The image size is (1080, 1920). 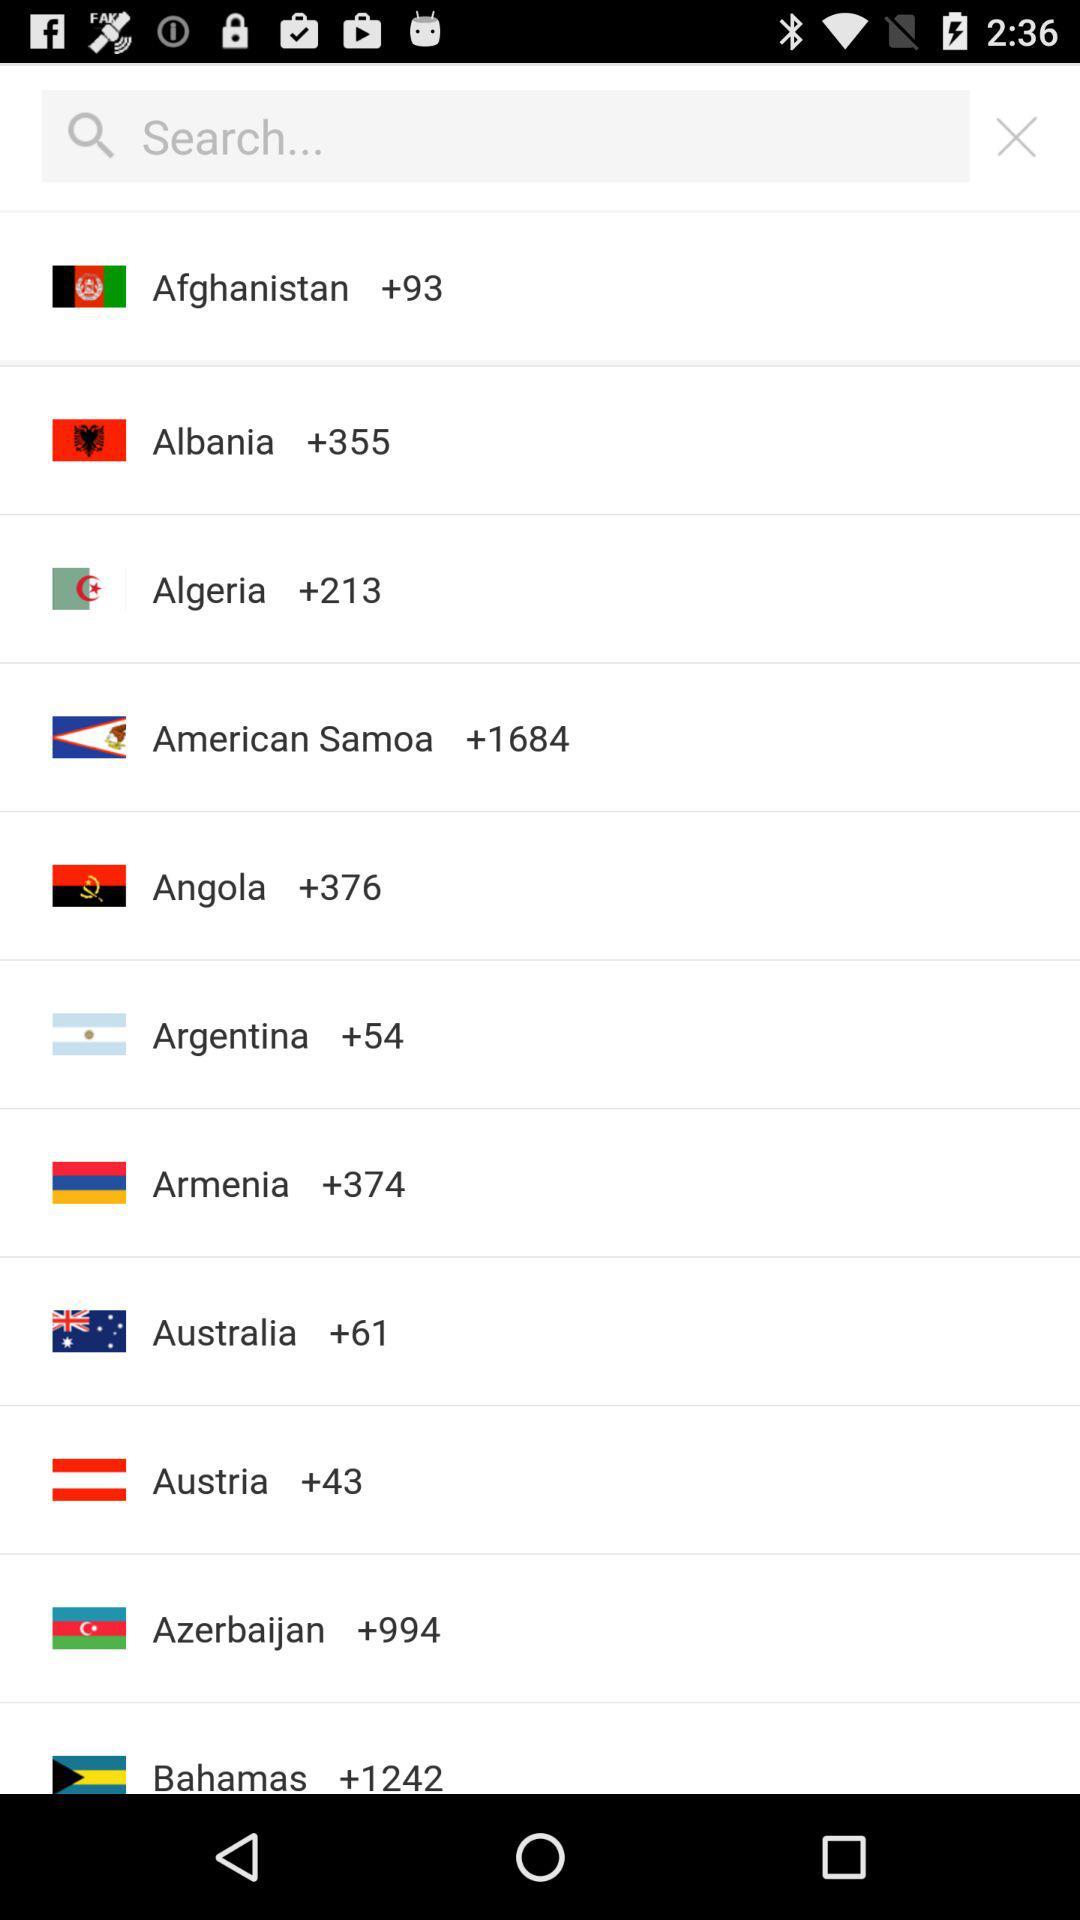 I want to click on perform a search, so click(x=504, y=135).